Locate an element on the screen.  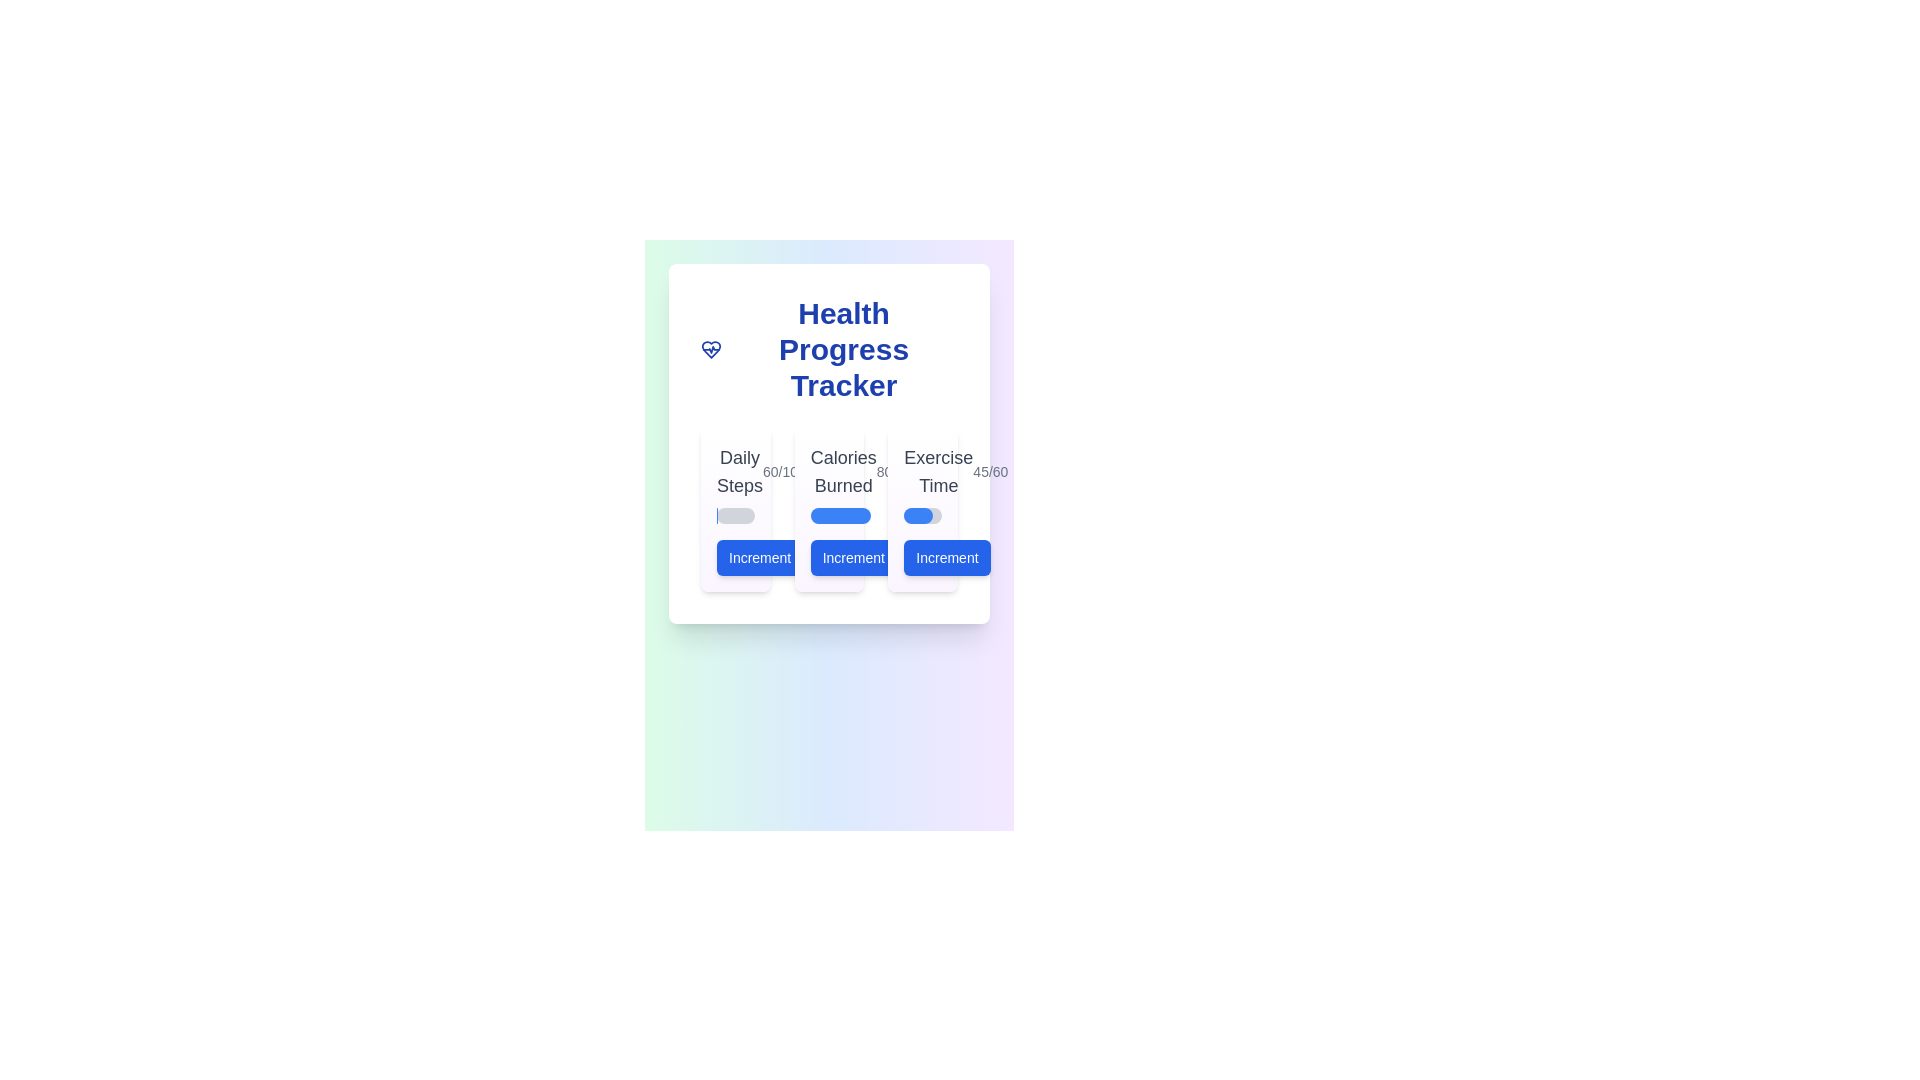
the blue progress segment of the second progress bar under the 'Calories Burned' section is located at coordinates (840, 515).